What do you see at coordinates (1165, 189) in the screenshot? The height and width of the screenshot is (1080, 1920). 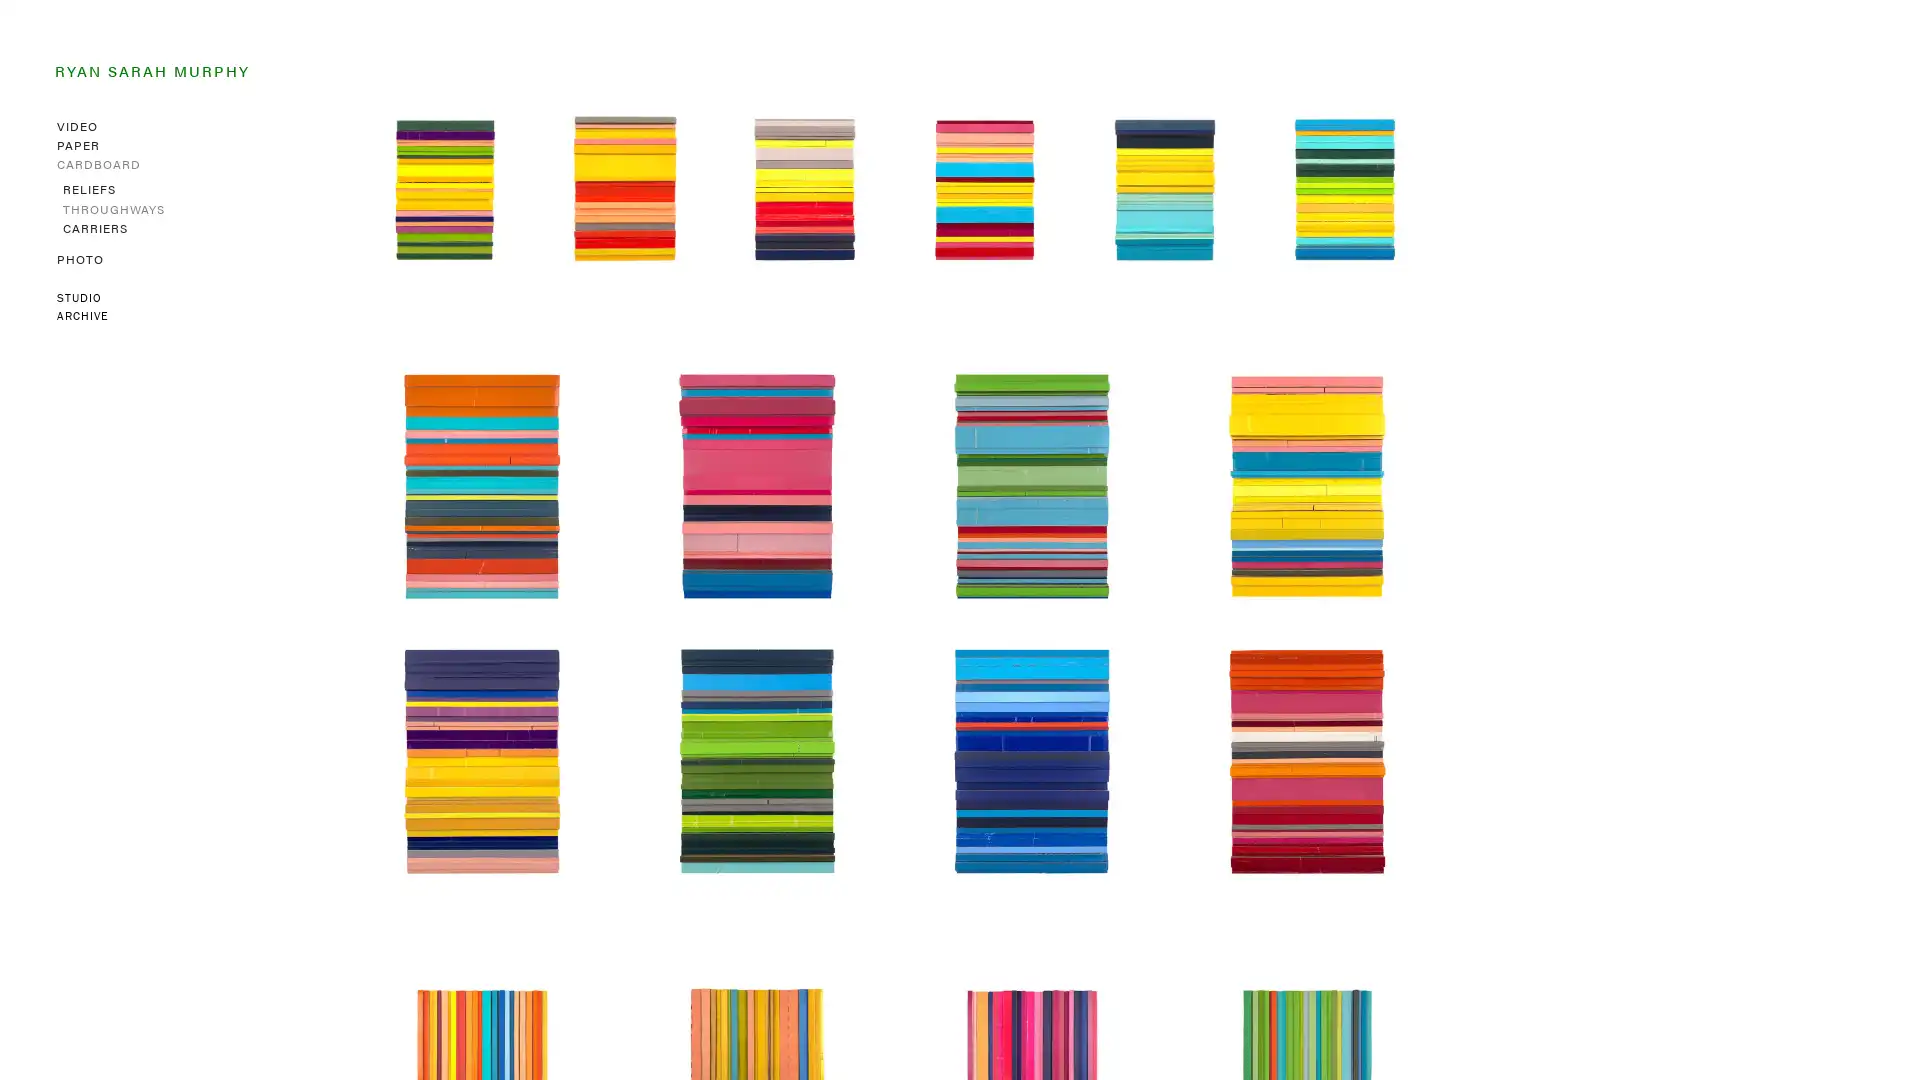 I see `View fullsize Throughway (yellow line) - Hover , 2021 found (unpainted) cardboard 6 x 4 inches INQUIRE` at bounding box center [1165, 189].